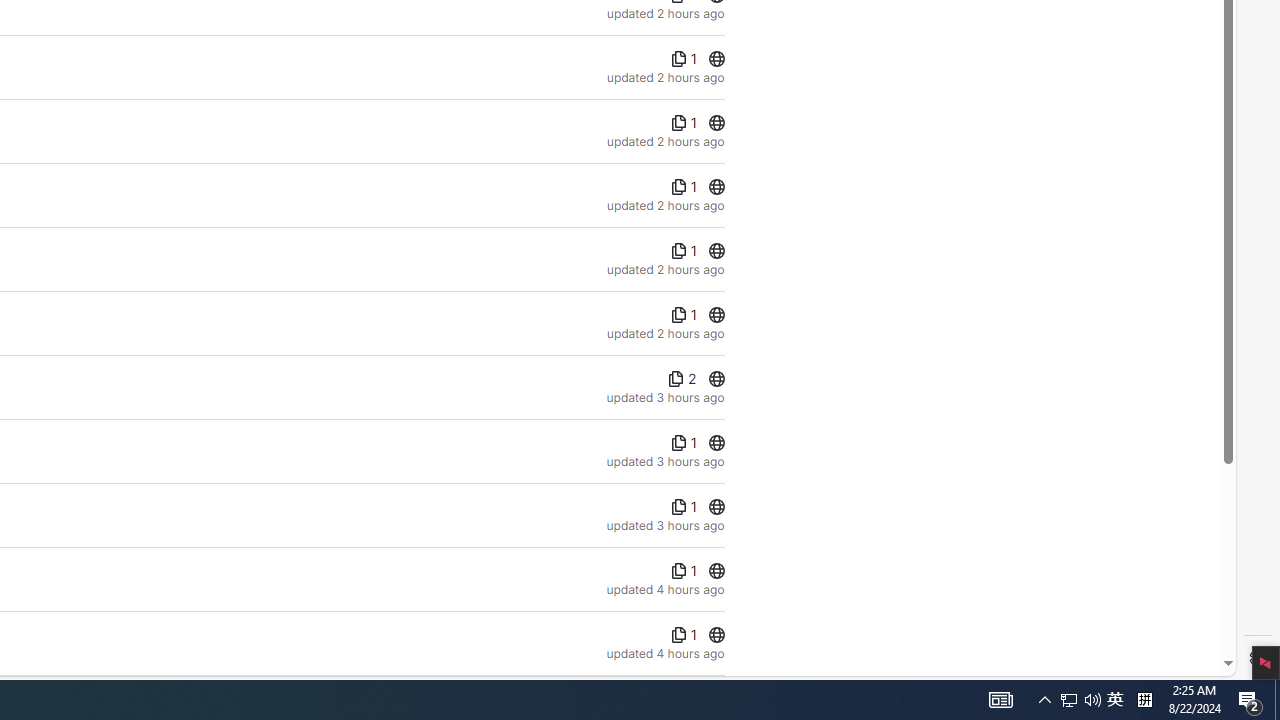 The image size is (1280, 720). What do you see at coordinates (716, 635) in the screenshot?
I see `'Class: s16'` at bounding box center [716, 635].